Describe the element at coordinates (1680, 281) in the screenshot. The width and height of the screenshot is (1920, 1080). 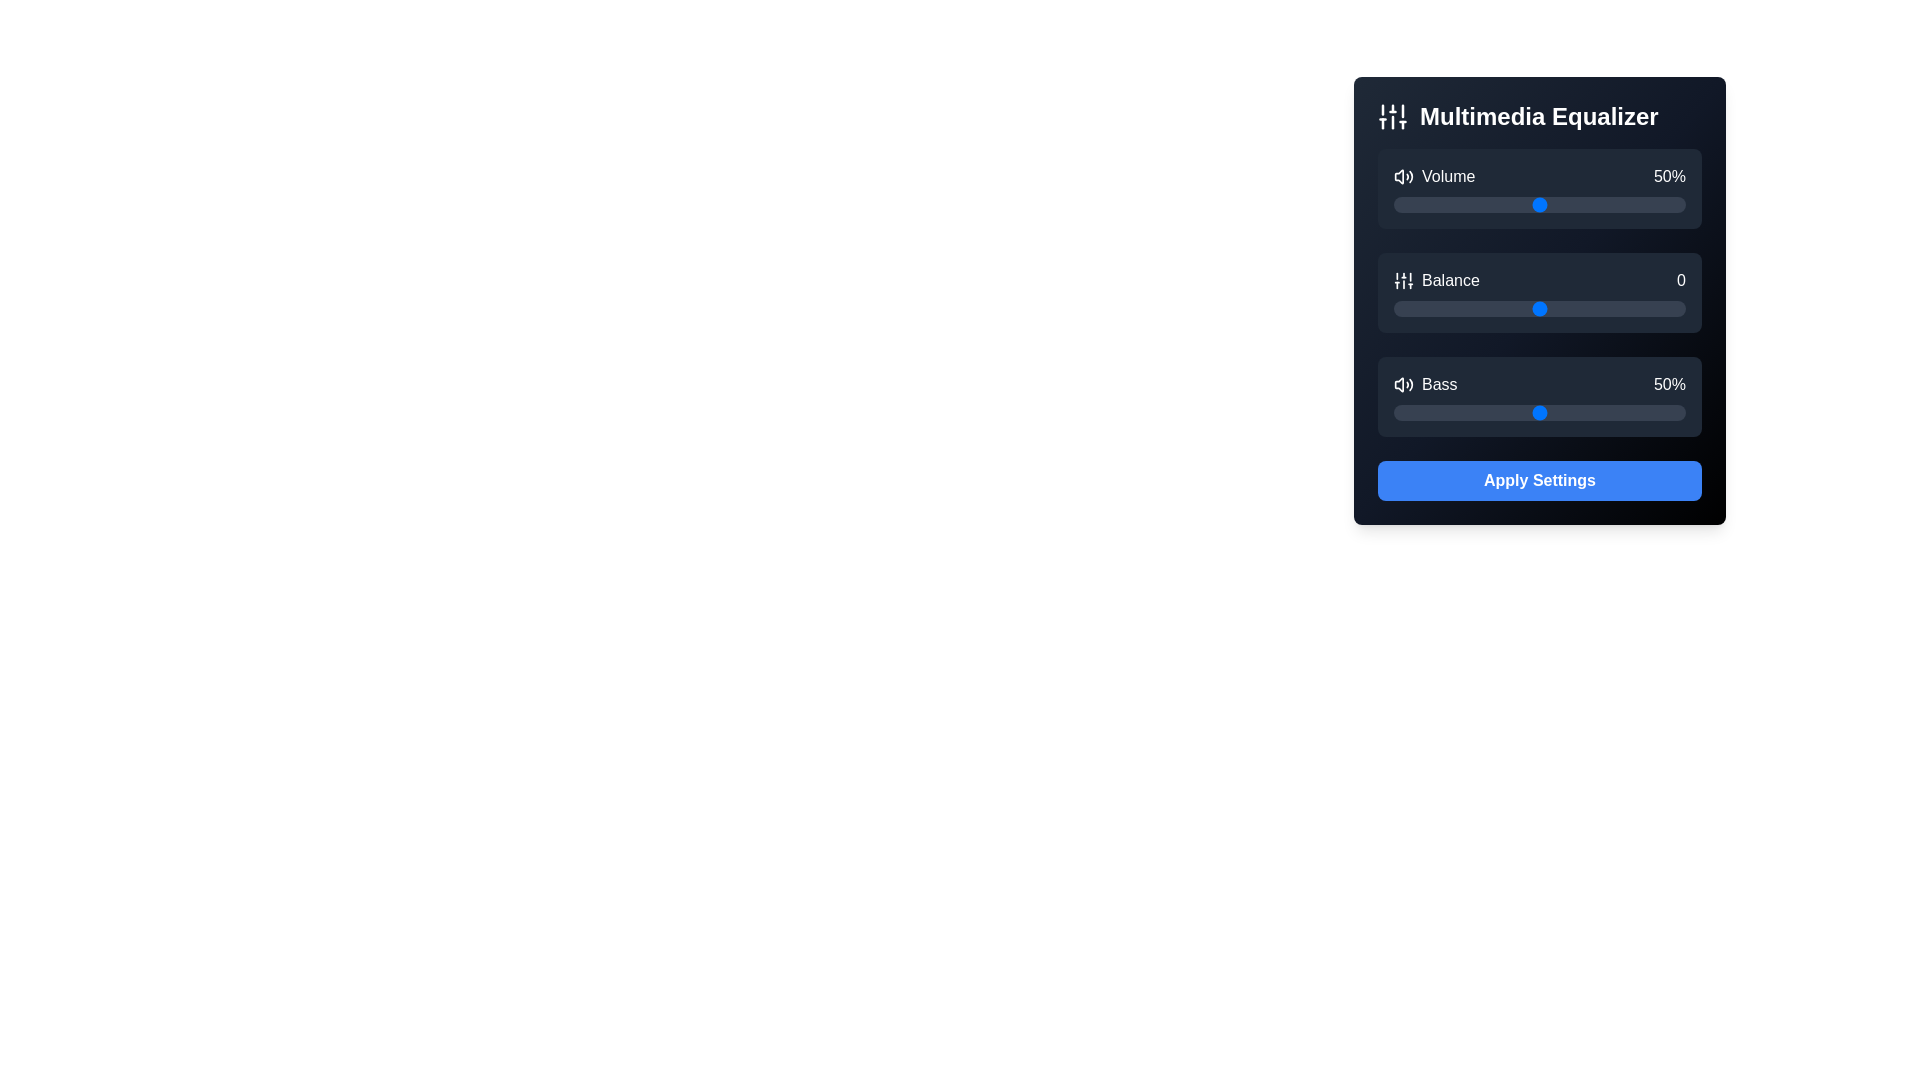
I see `the static text display showing the value '0' that is styled in white text on a dark background, positioned to the right of the 'Balance' slider in the 'Multimedia Equalizer' section` at that location.